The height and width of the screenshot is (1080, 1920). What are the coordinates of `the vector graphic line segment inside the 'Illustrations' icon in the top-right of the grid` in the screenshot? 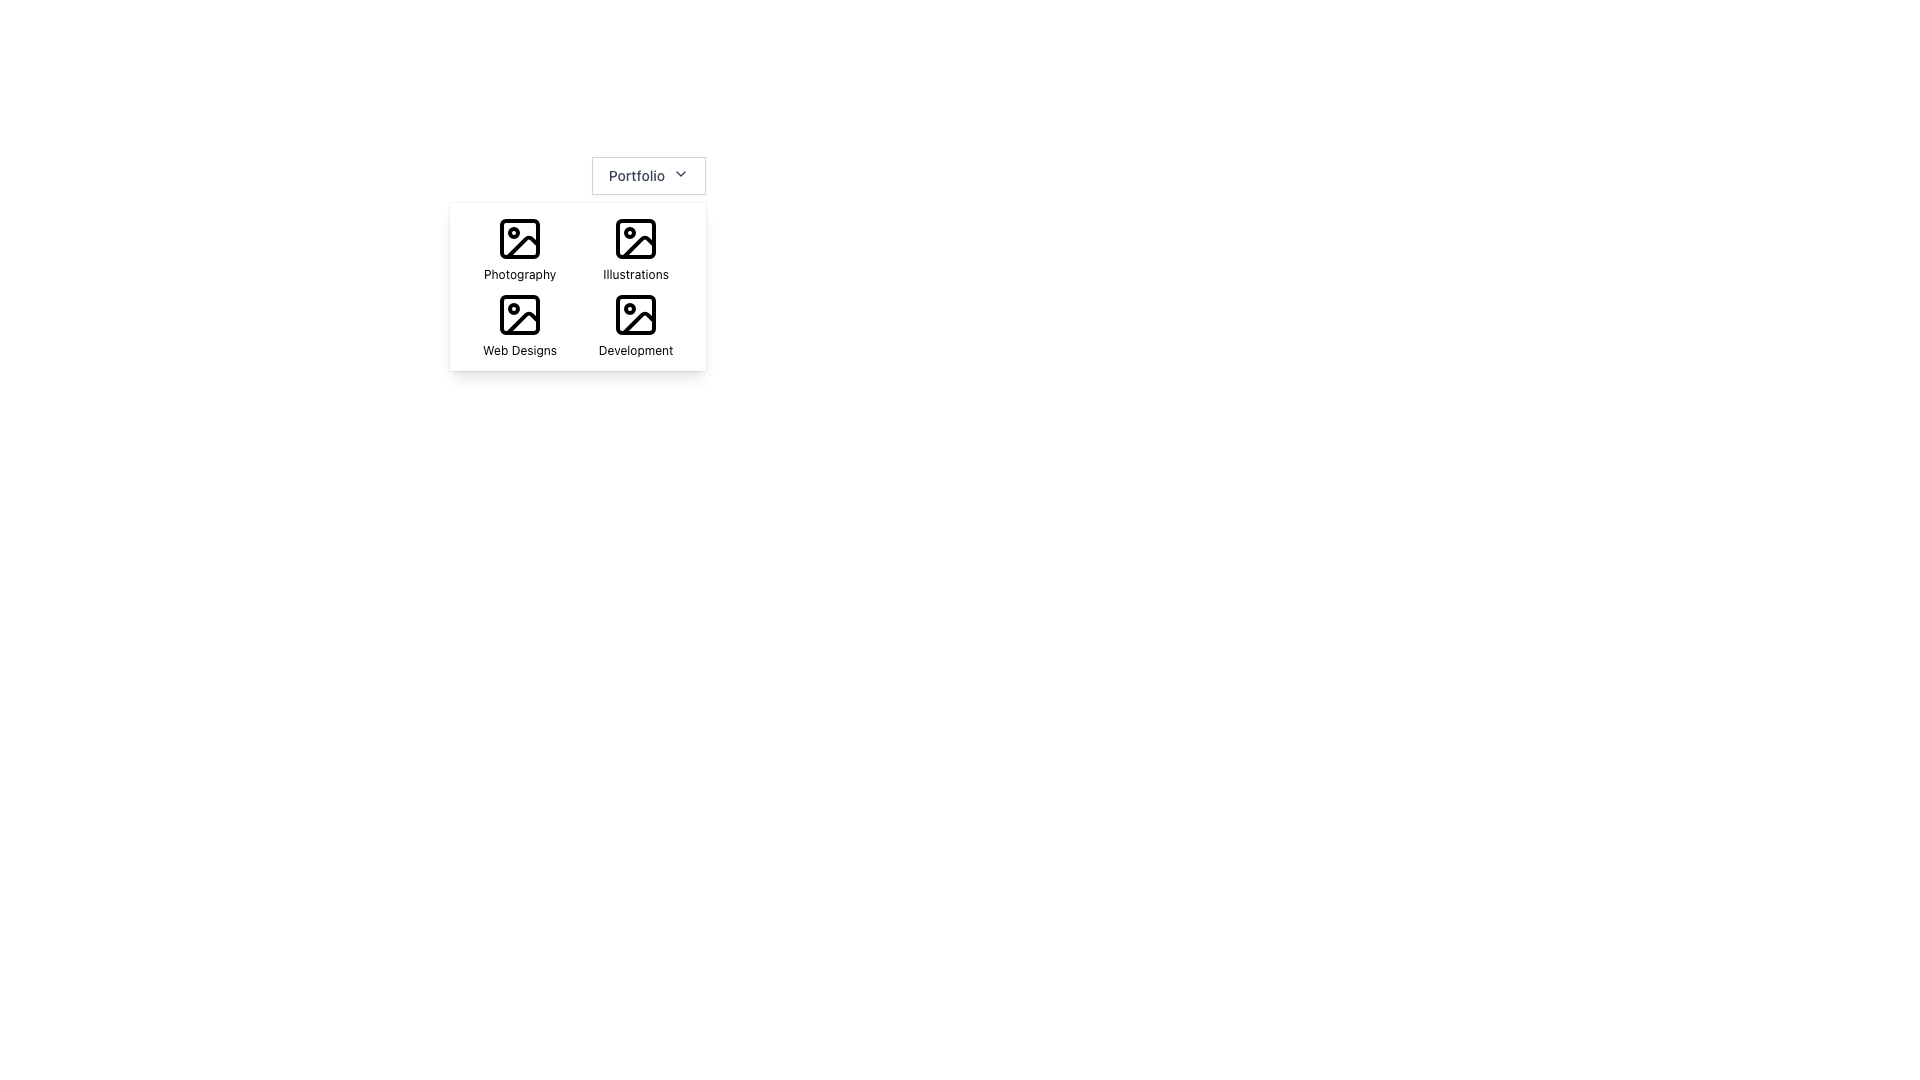 It's located at (638, 246).